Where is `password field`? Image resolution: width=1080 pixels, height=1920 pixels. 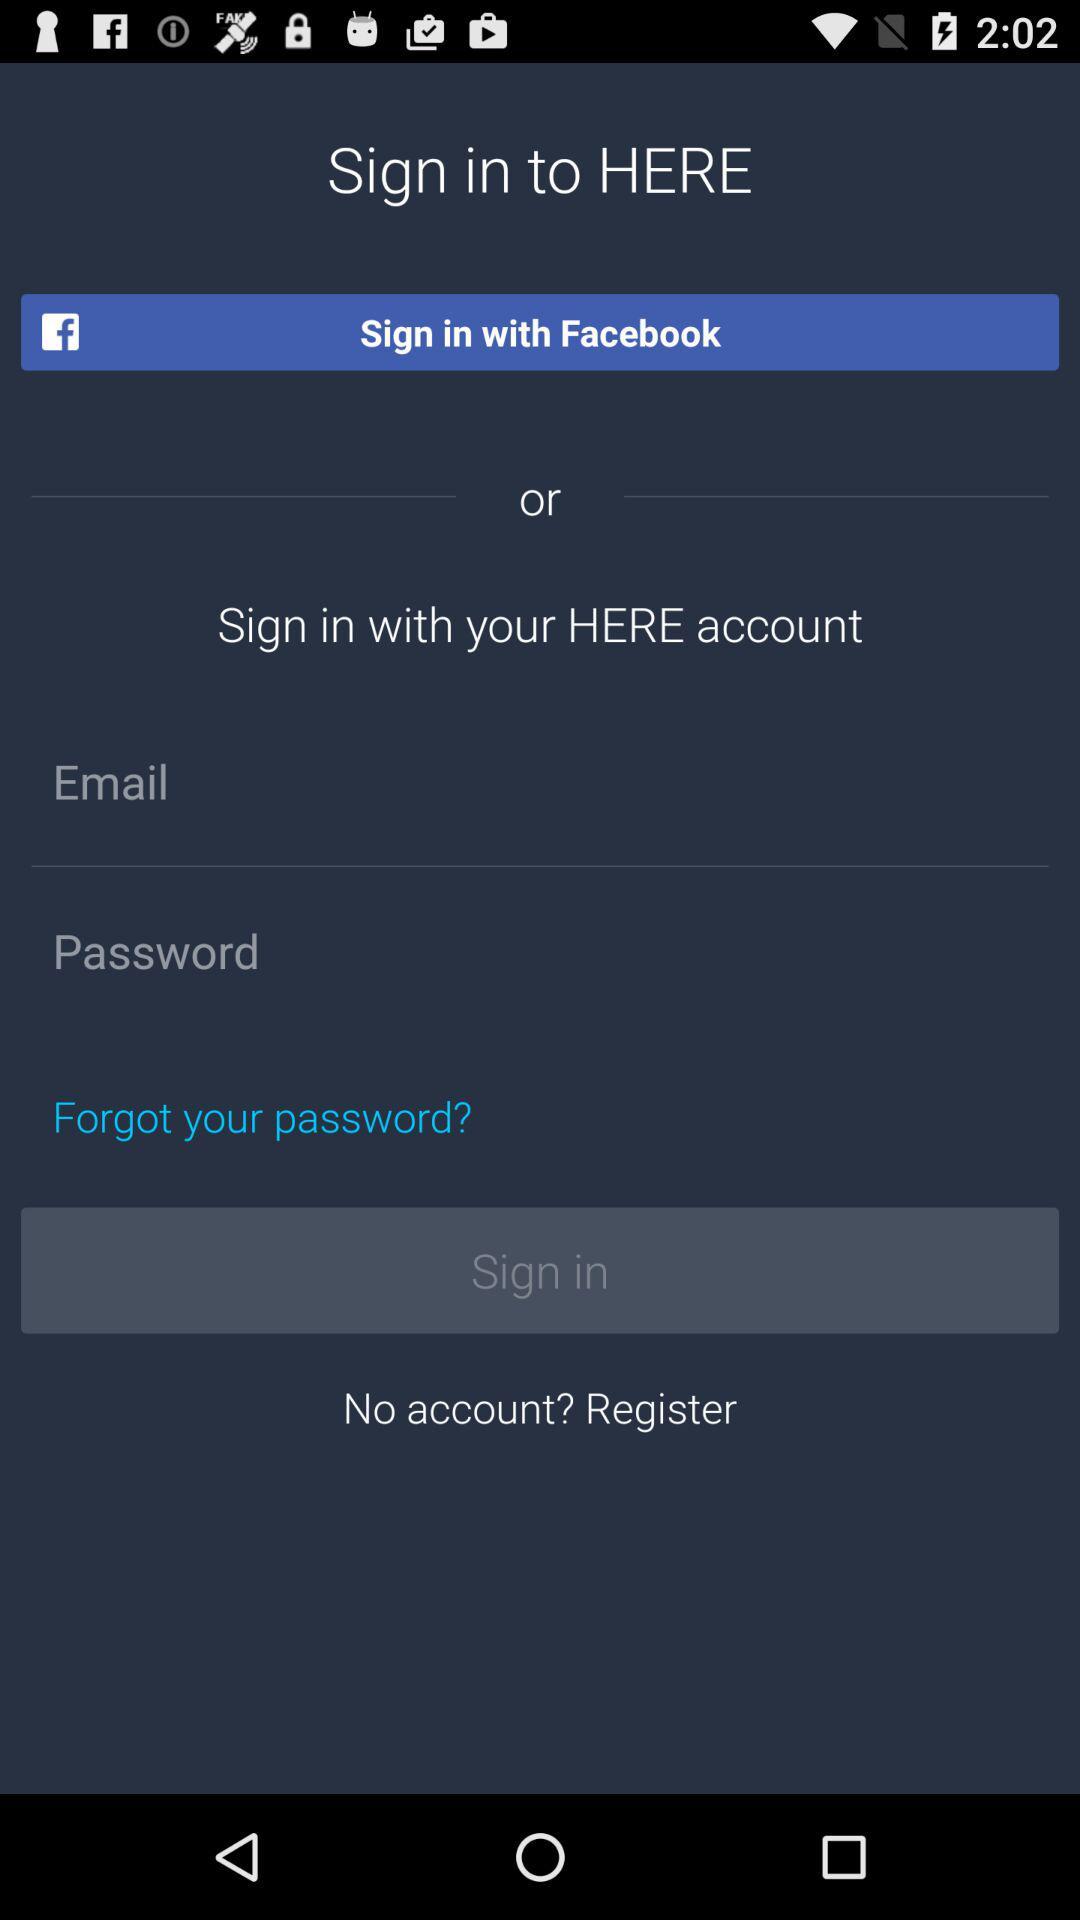 password field is located at coordinates (540, 949).